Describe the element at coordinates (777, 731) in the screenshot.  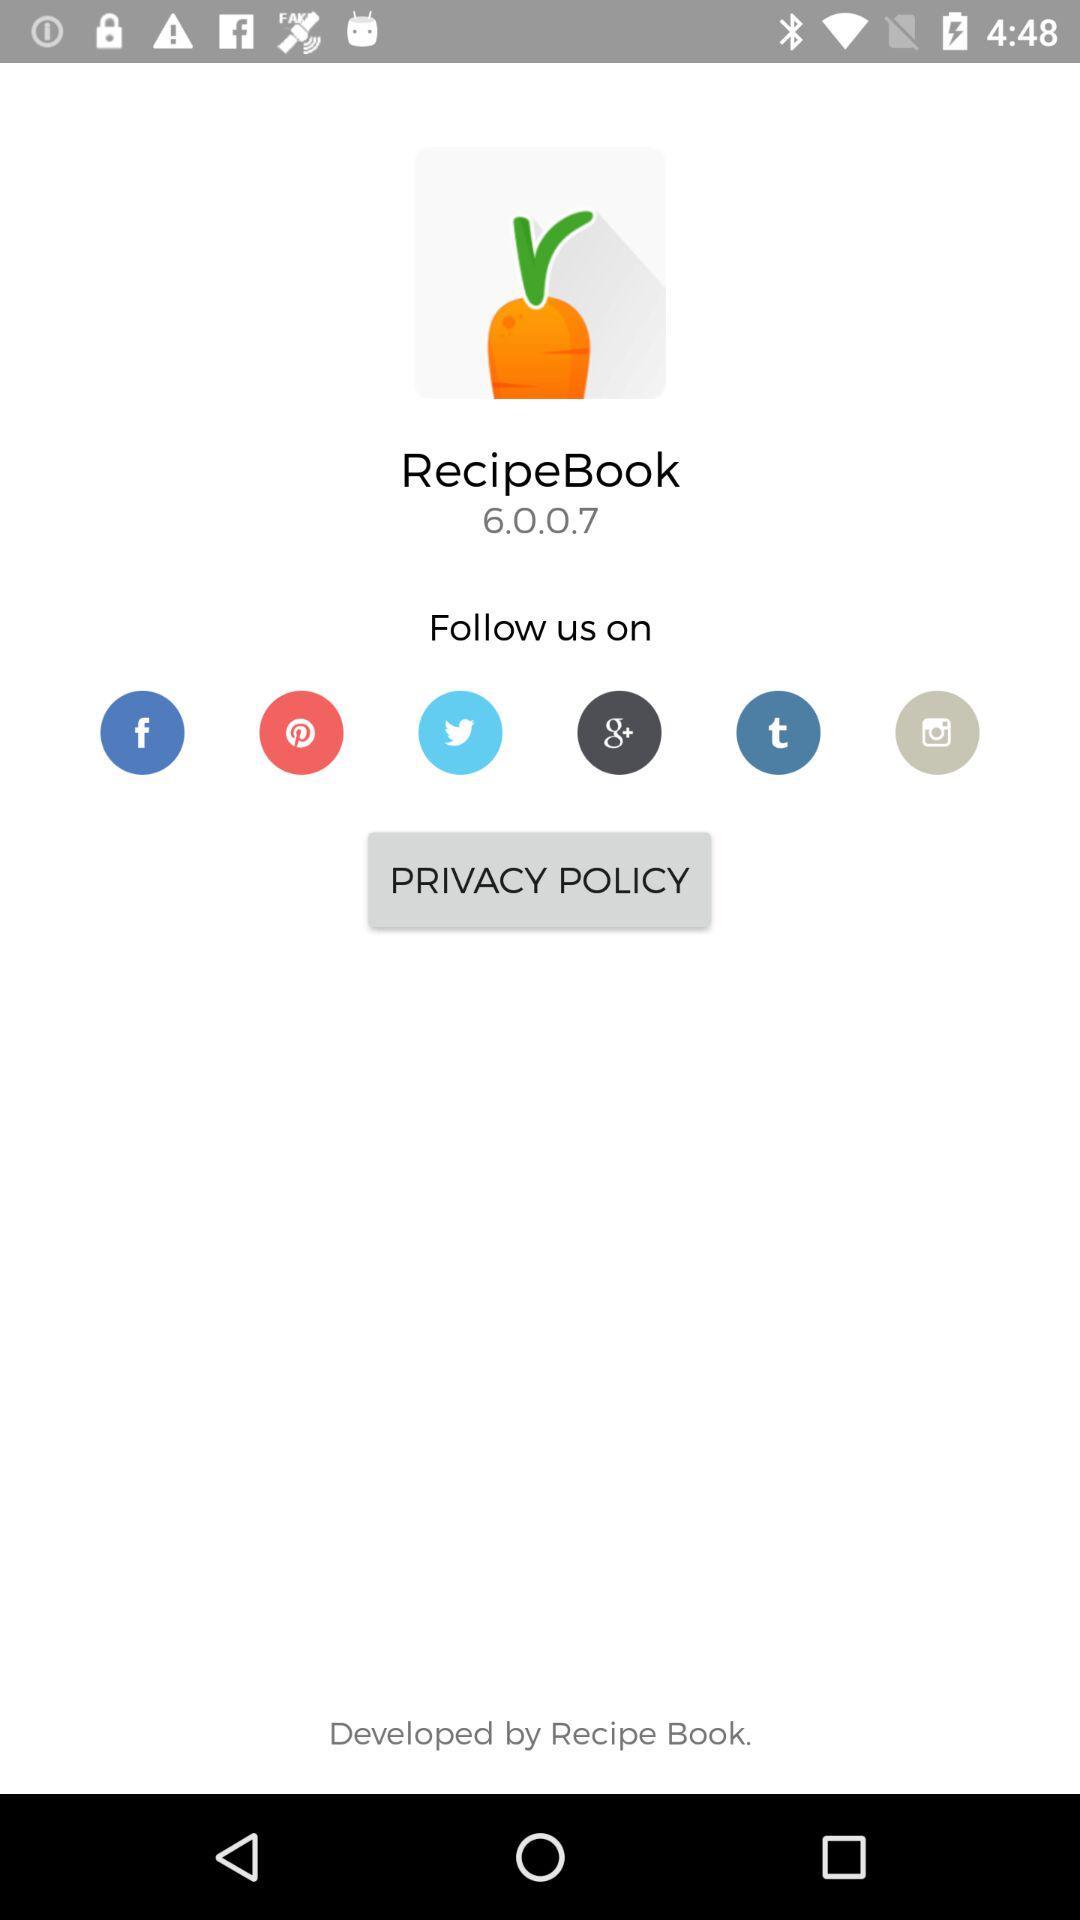
I see `follow recipebook on twitter` at that location.